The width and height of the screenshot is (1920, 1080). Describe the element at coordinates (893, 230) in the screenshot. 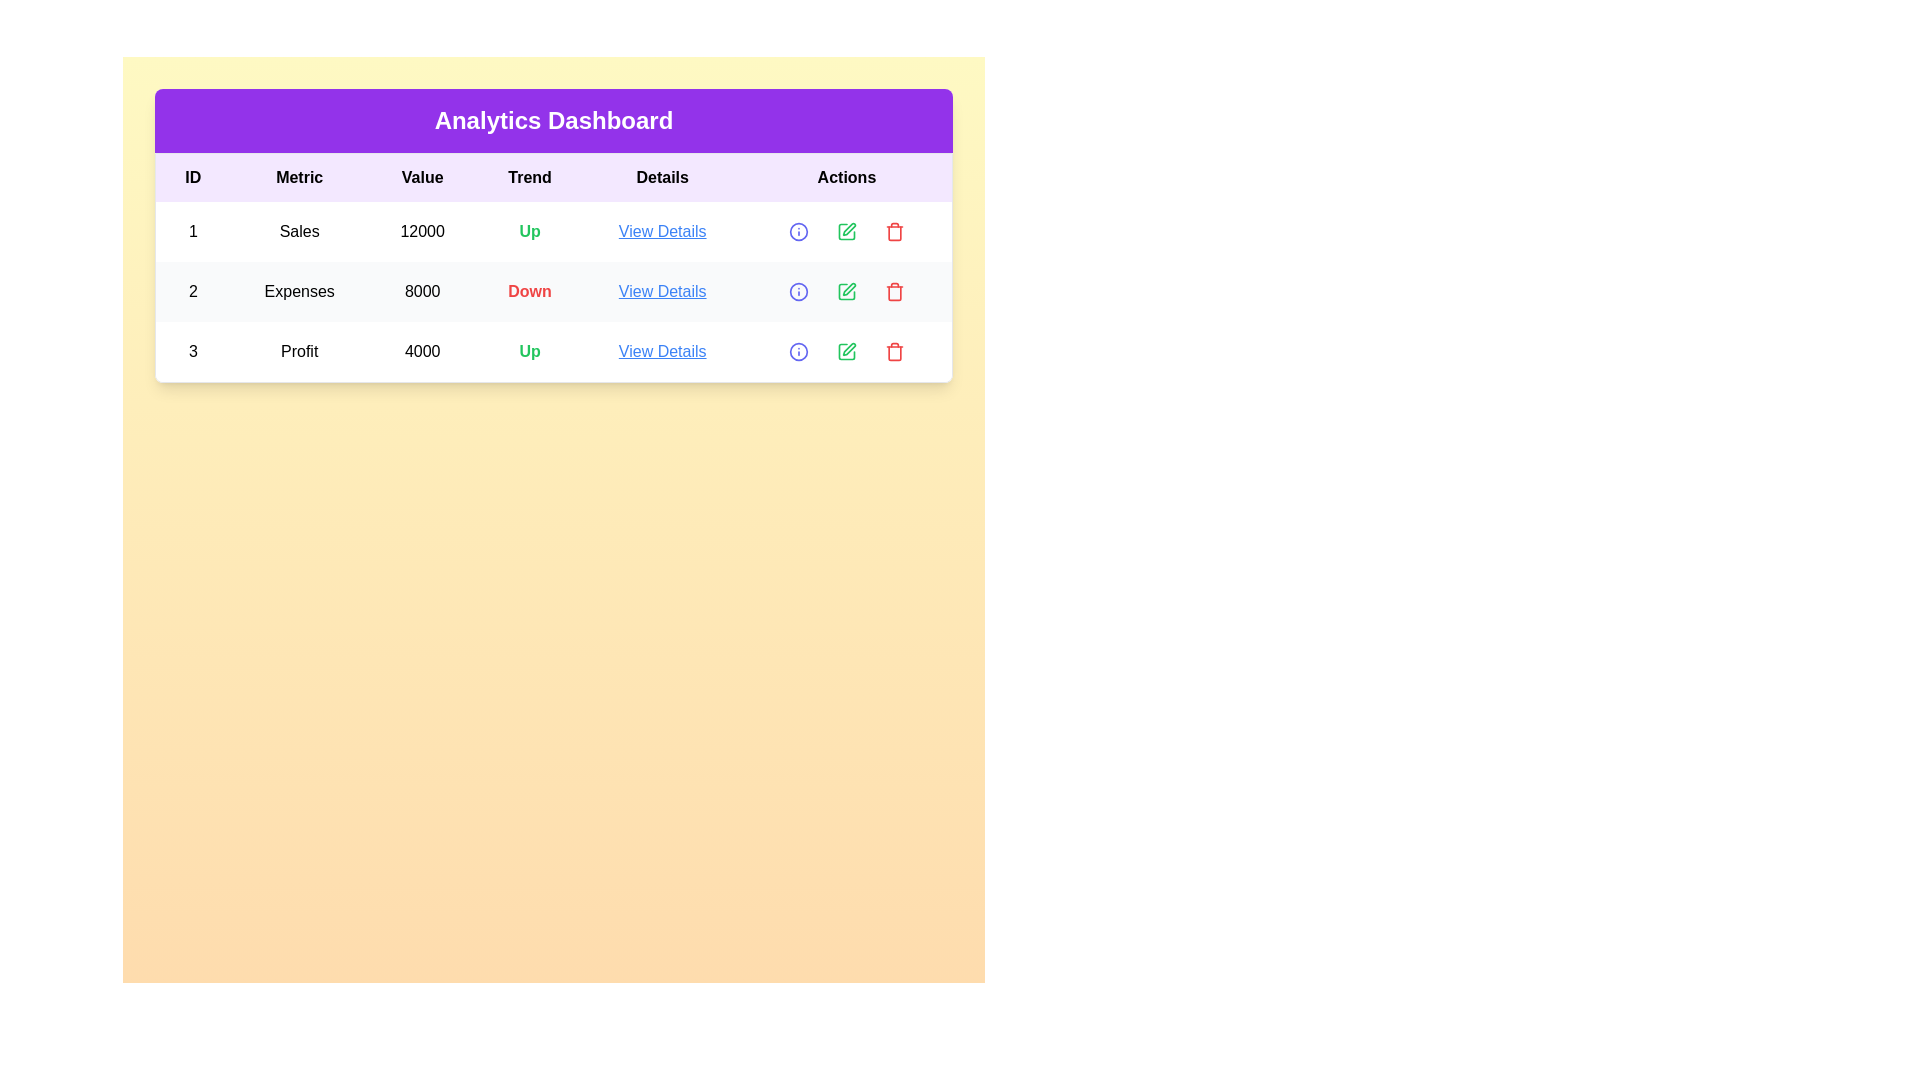

I see `the trash can icon in the 'Actions' column of the data table for the 'Sales' metric to possibly display a tooltip outlining its function` at that location.